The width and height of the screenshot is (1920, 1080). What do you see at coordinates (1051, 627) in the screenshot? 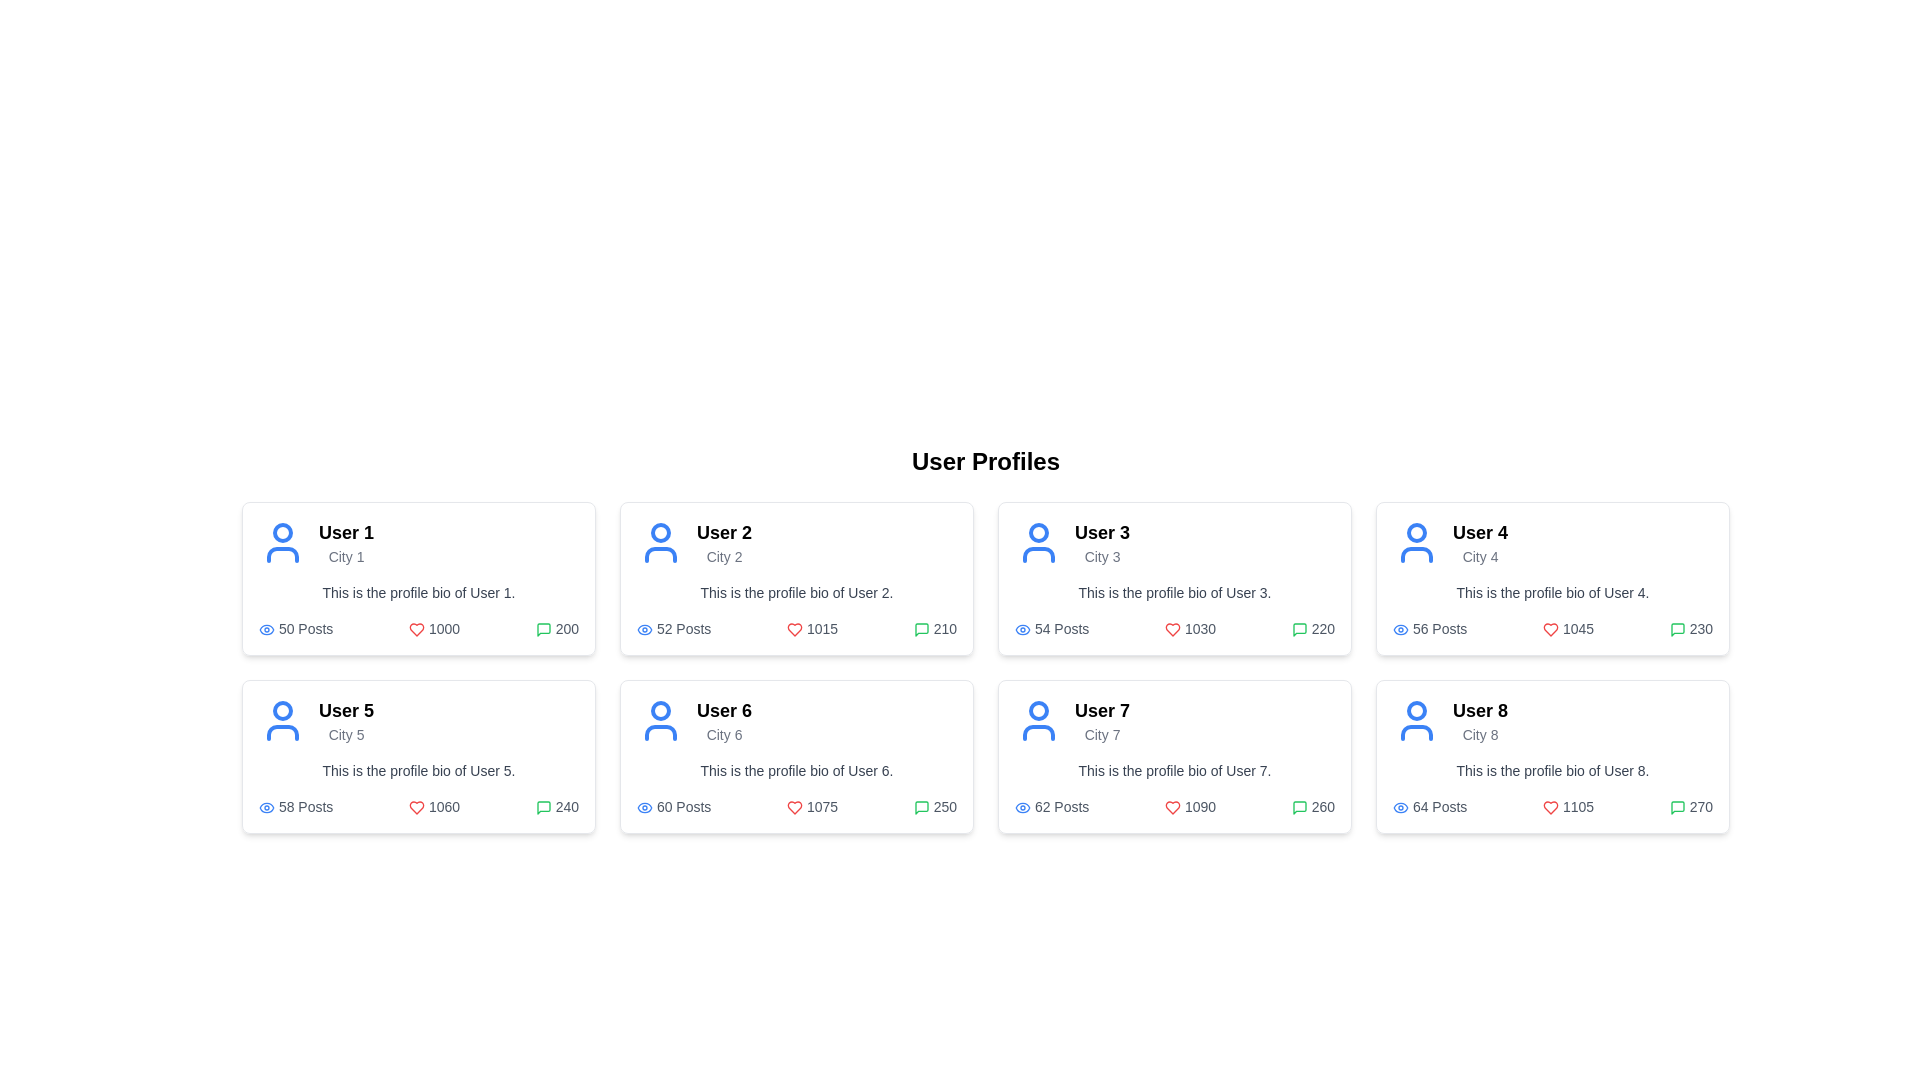
I see `the Text Label with Icon that displays the total number of posts for User 3, located in the bottom section of the profile card, top row, third column of the grid layout` at bounding box center [1051, 627].